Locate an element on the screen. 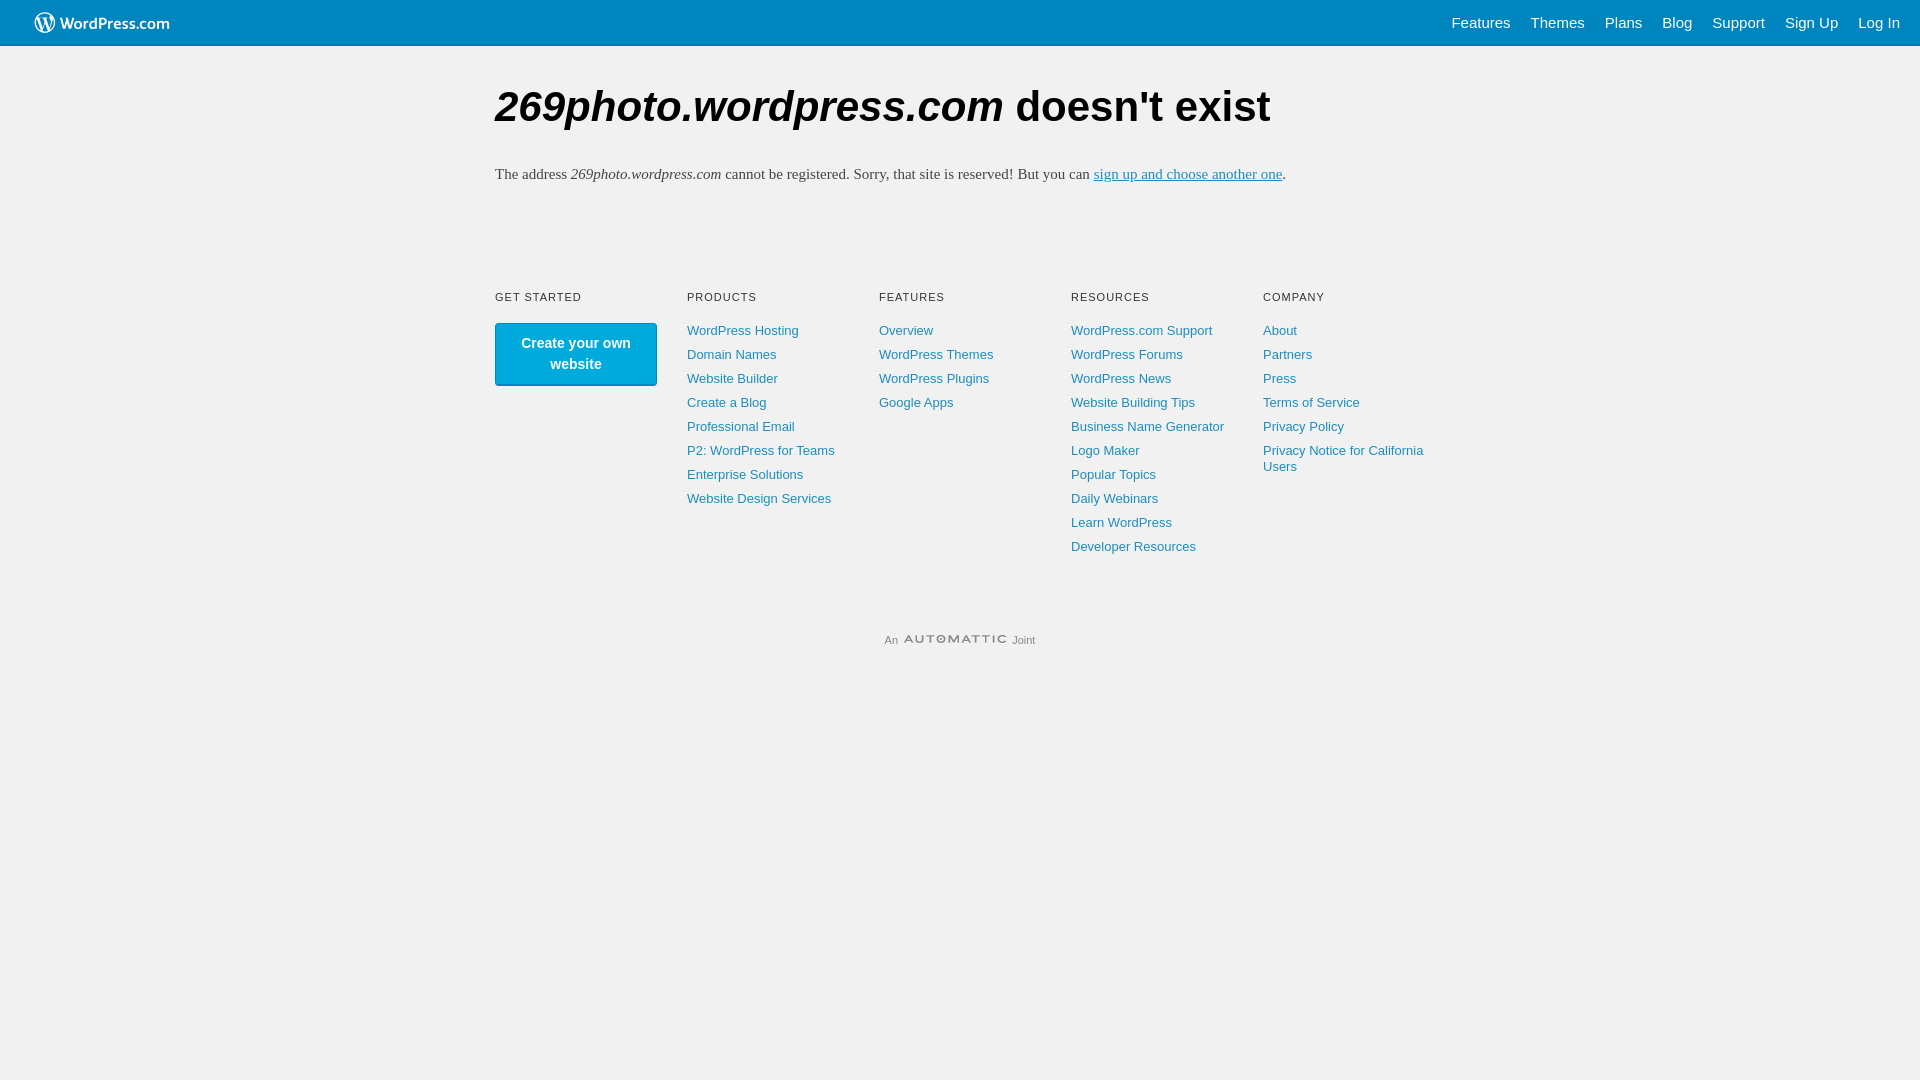 The image size is (1920, 1080). 'Press' is located at coordinates (1261, 378).